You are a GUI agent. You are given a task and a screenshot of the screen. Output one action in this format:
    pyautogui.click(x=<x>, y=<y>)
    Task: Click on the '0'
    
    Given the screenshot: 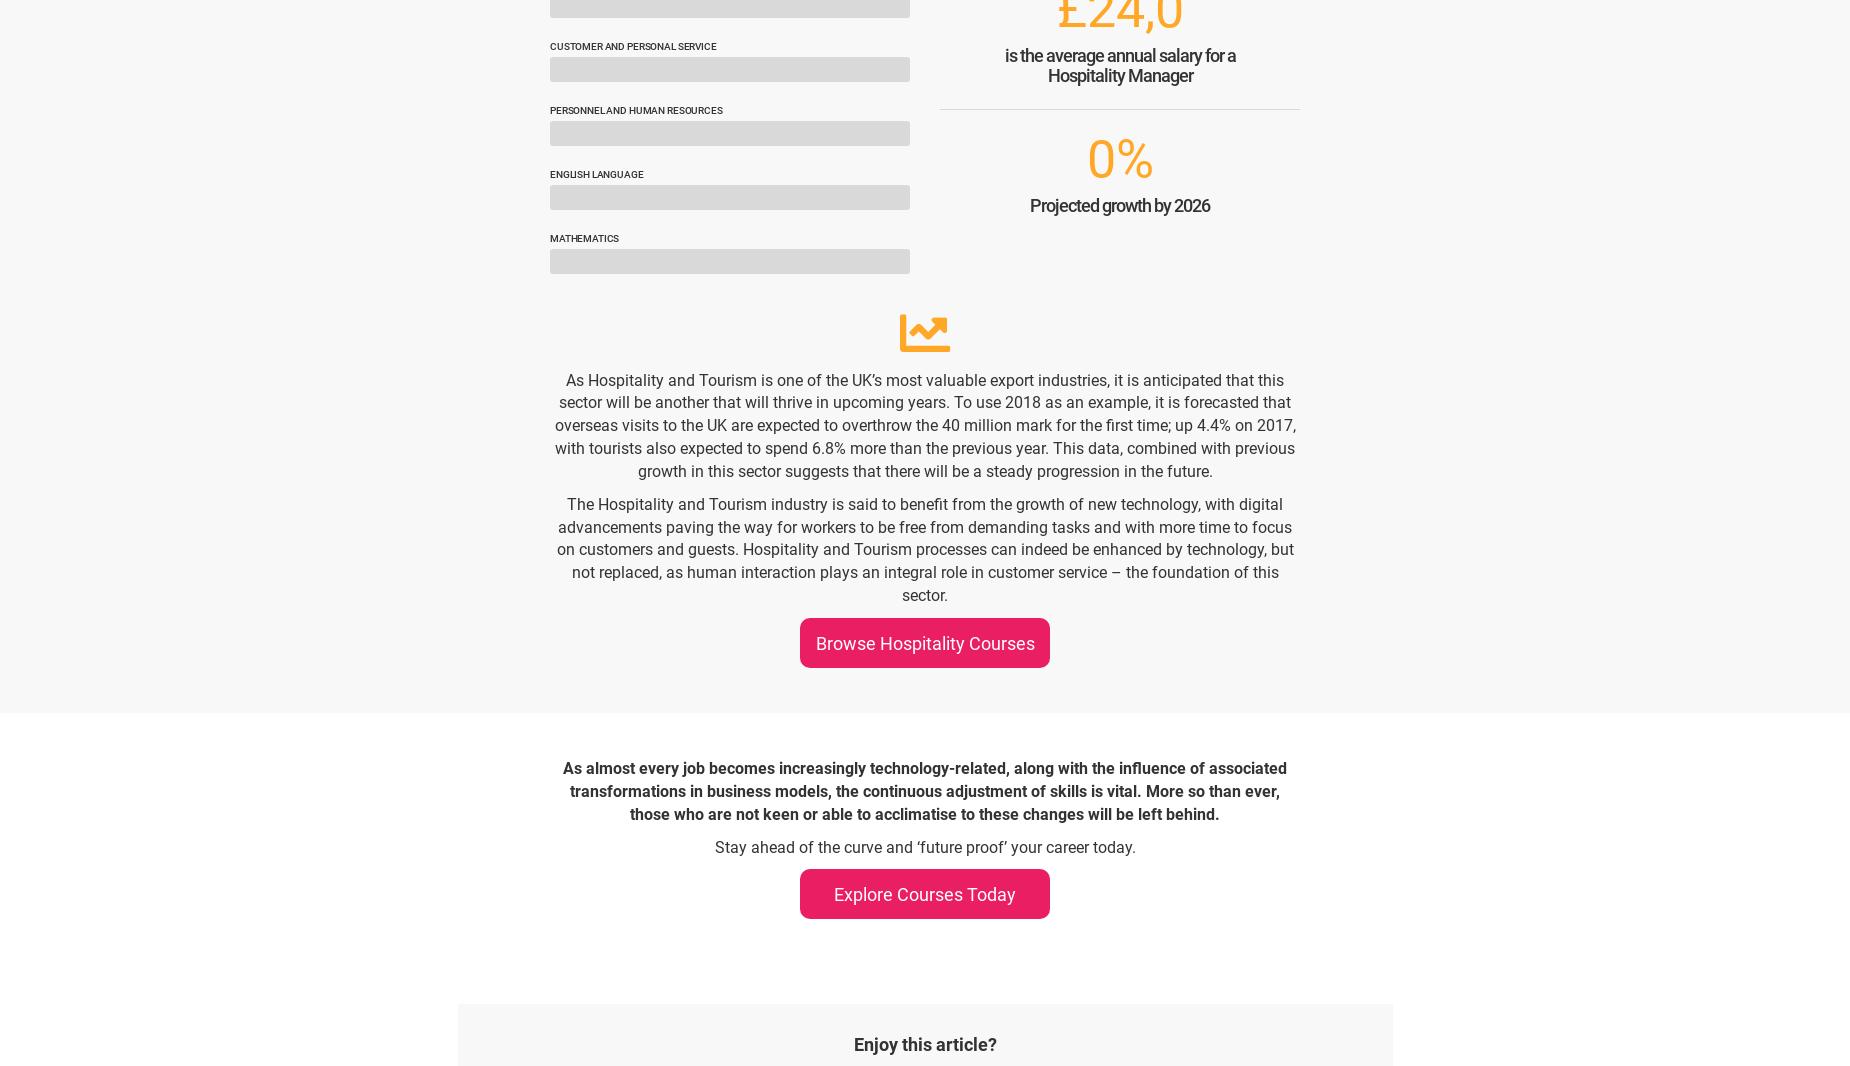 What is the action you would take?
    pyautogui.click(x=1099, y=158)
    